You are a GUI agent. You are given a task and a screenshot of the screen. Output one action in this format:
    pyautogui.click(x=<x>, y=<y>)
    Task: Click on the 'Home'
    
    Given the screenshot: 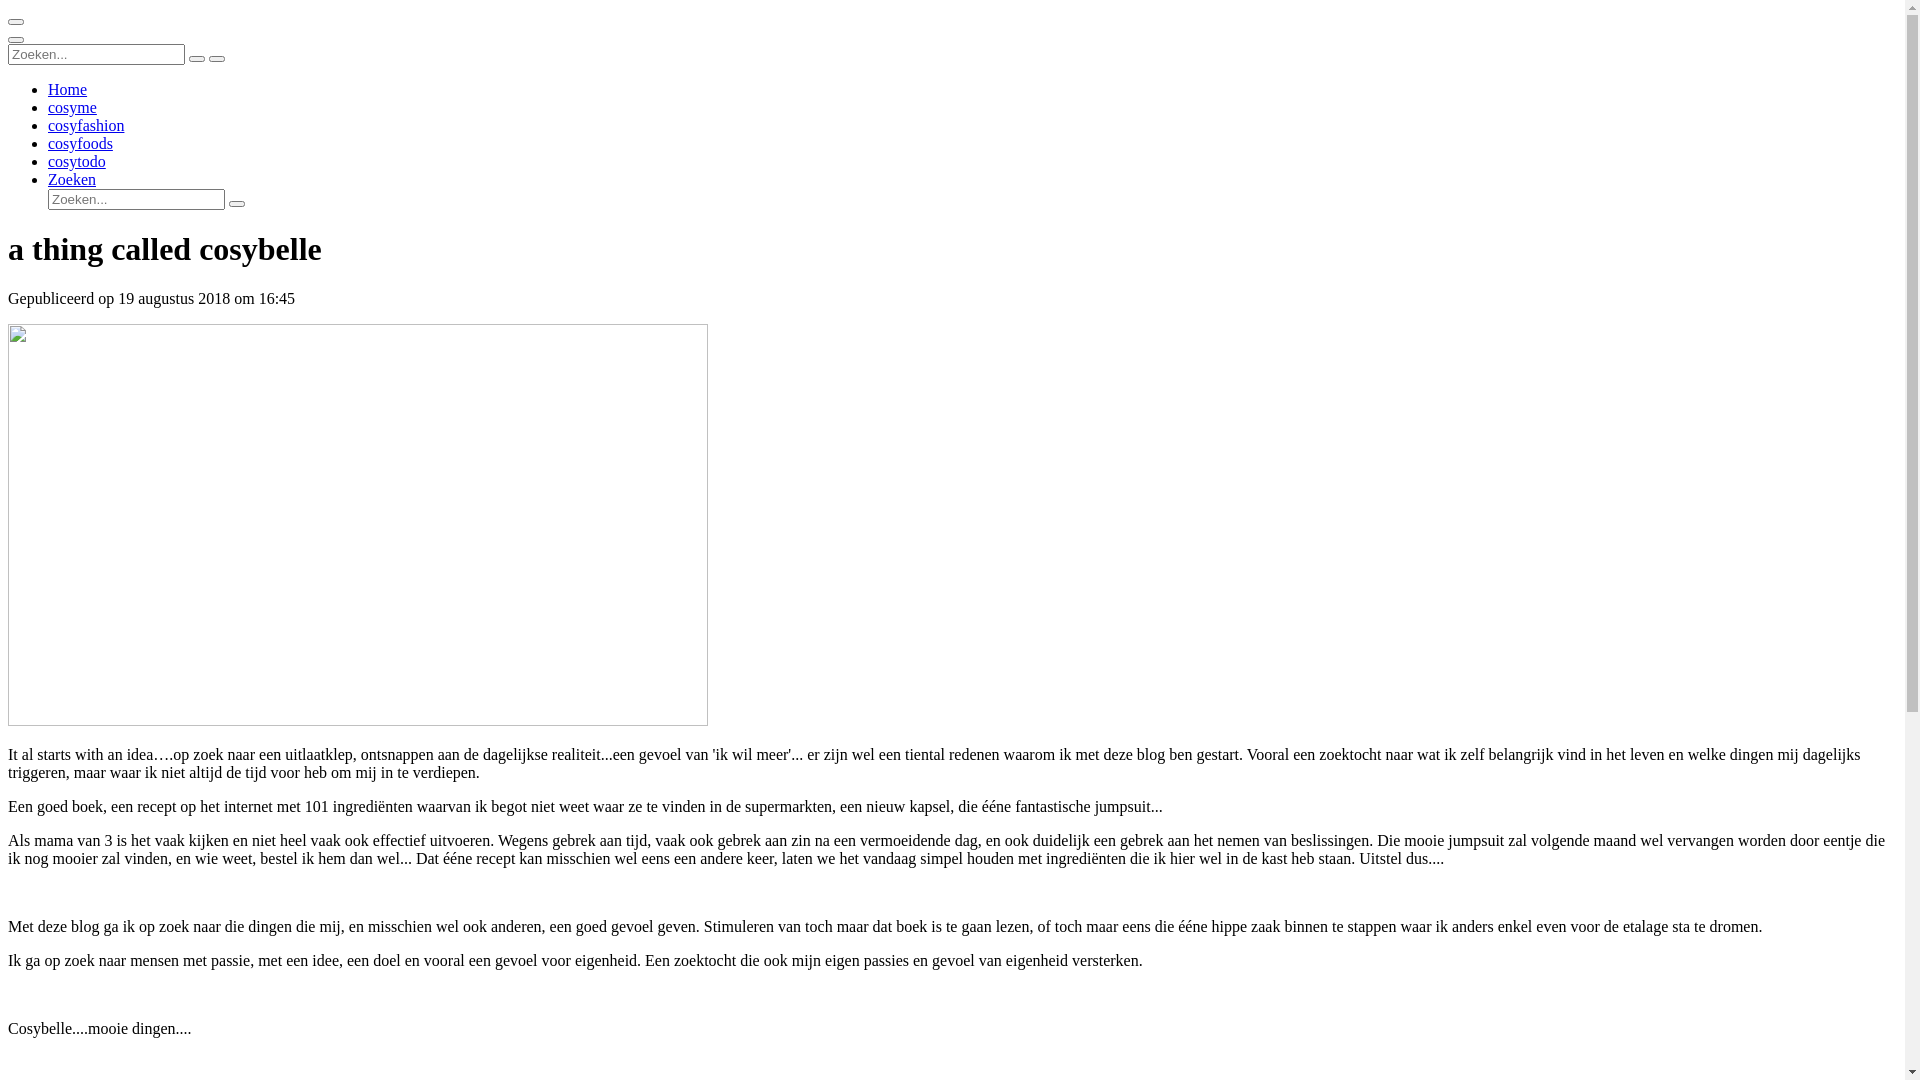 What is the action you would take?
    pyautogui.click(x=67, y=88)
    